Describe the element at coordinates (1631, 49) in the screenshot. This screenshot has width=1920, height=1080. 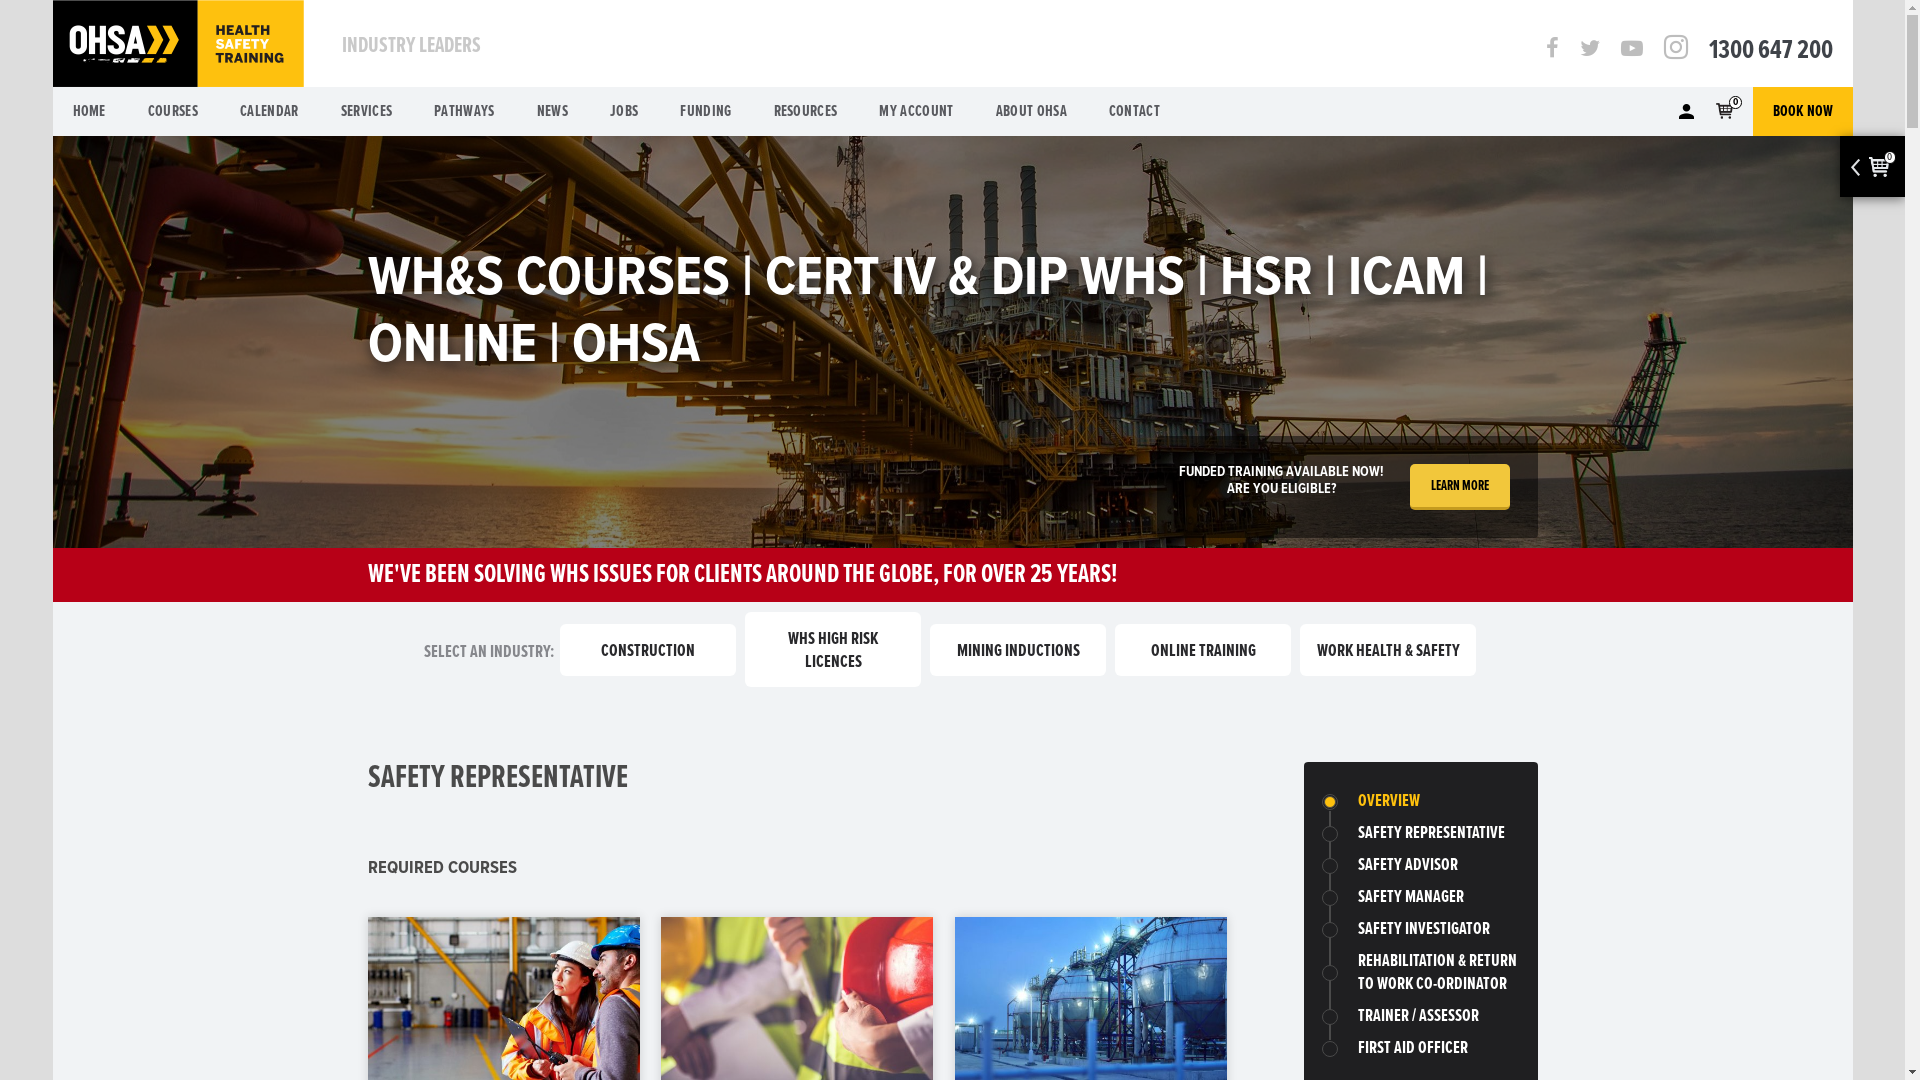
I see `'Youtube'` at that location.